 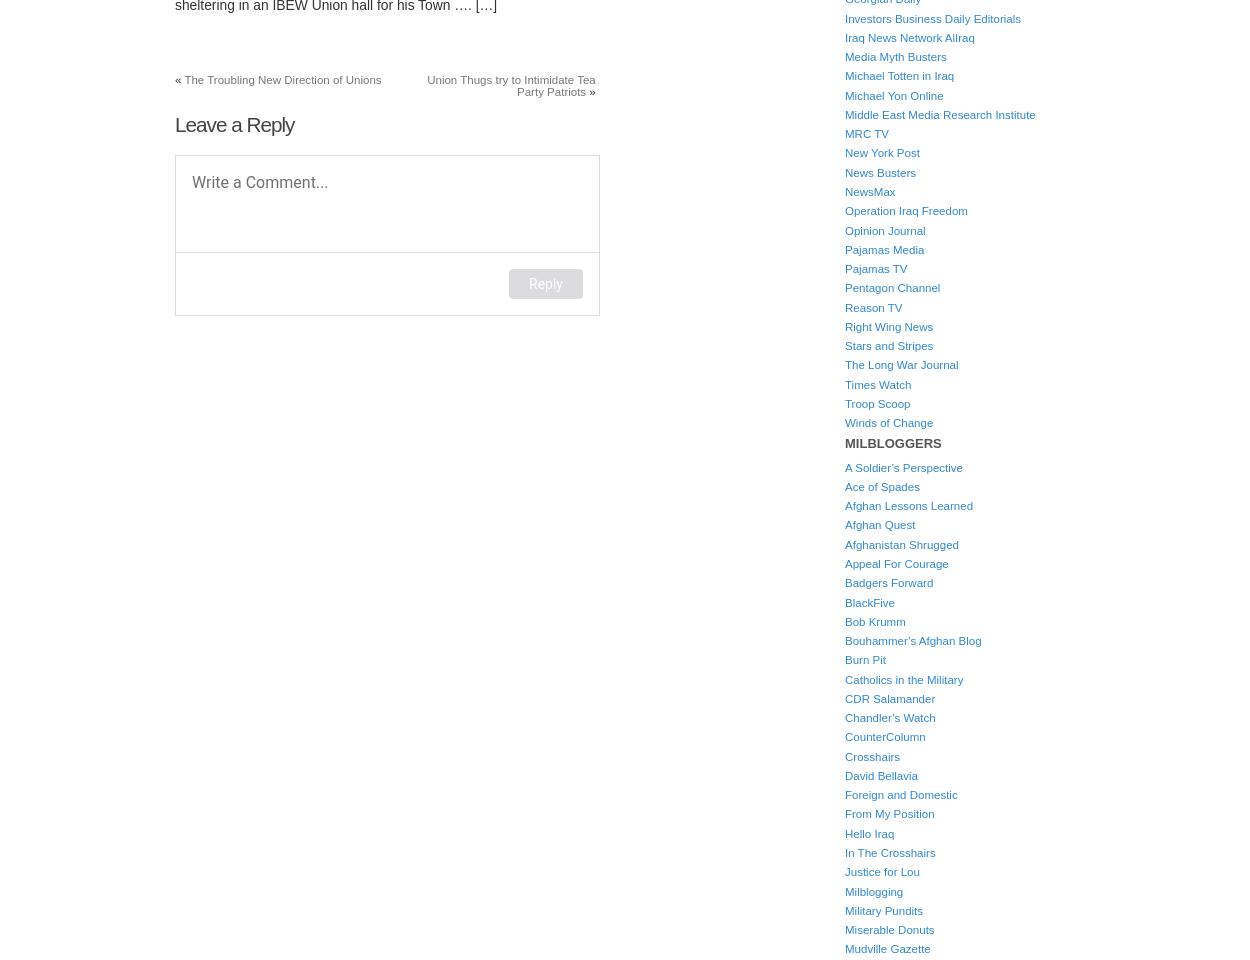 What do you see at coordinates (844, 307) in the screenshot?
I see `'Reason TV'` at bounding box center [844, 307].